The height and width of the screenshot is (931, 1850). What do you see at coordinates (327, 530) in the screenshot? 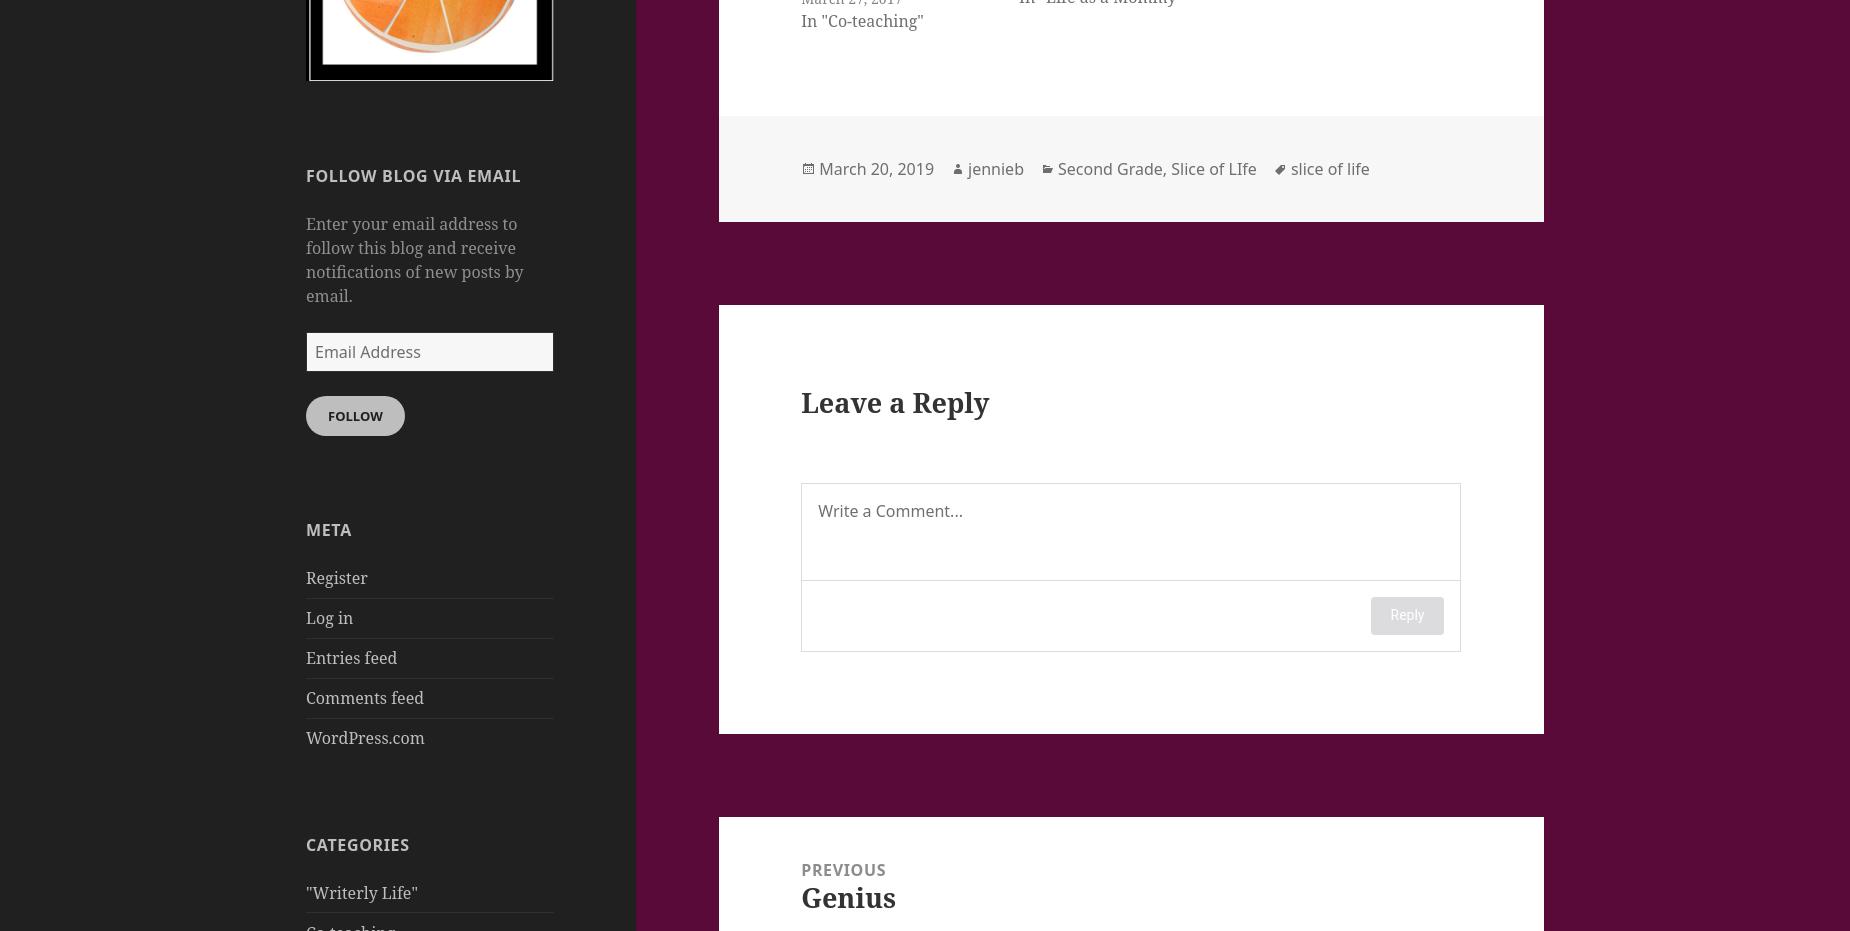
I see `'Meta'` at bounding box center [327, 530].